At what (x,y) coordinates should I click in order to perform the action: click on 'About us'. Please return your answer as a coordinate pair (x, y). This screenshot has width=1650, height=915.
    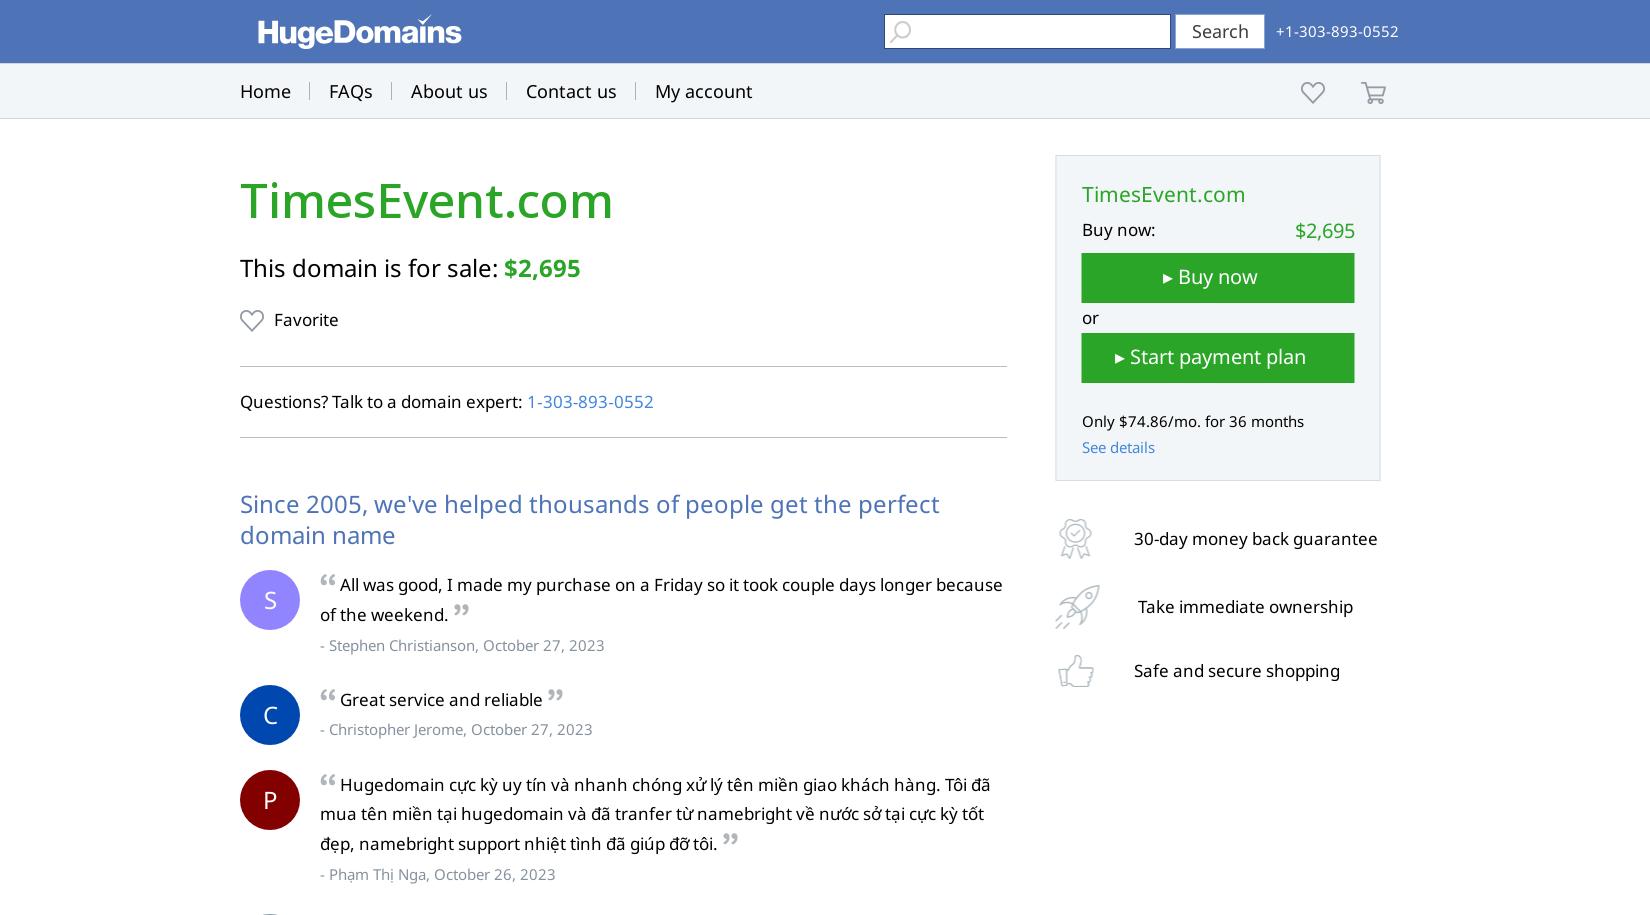
    Looking at the image, I should click on (448, 90).